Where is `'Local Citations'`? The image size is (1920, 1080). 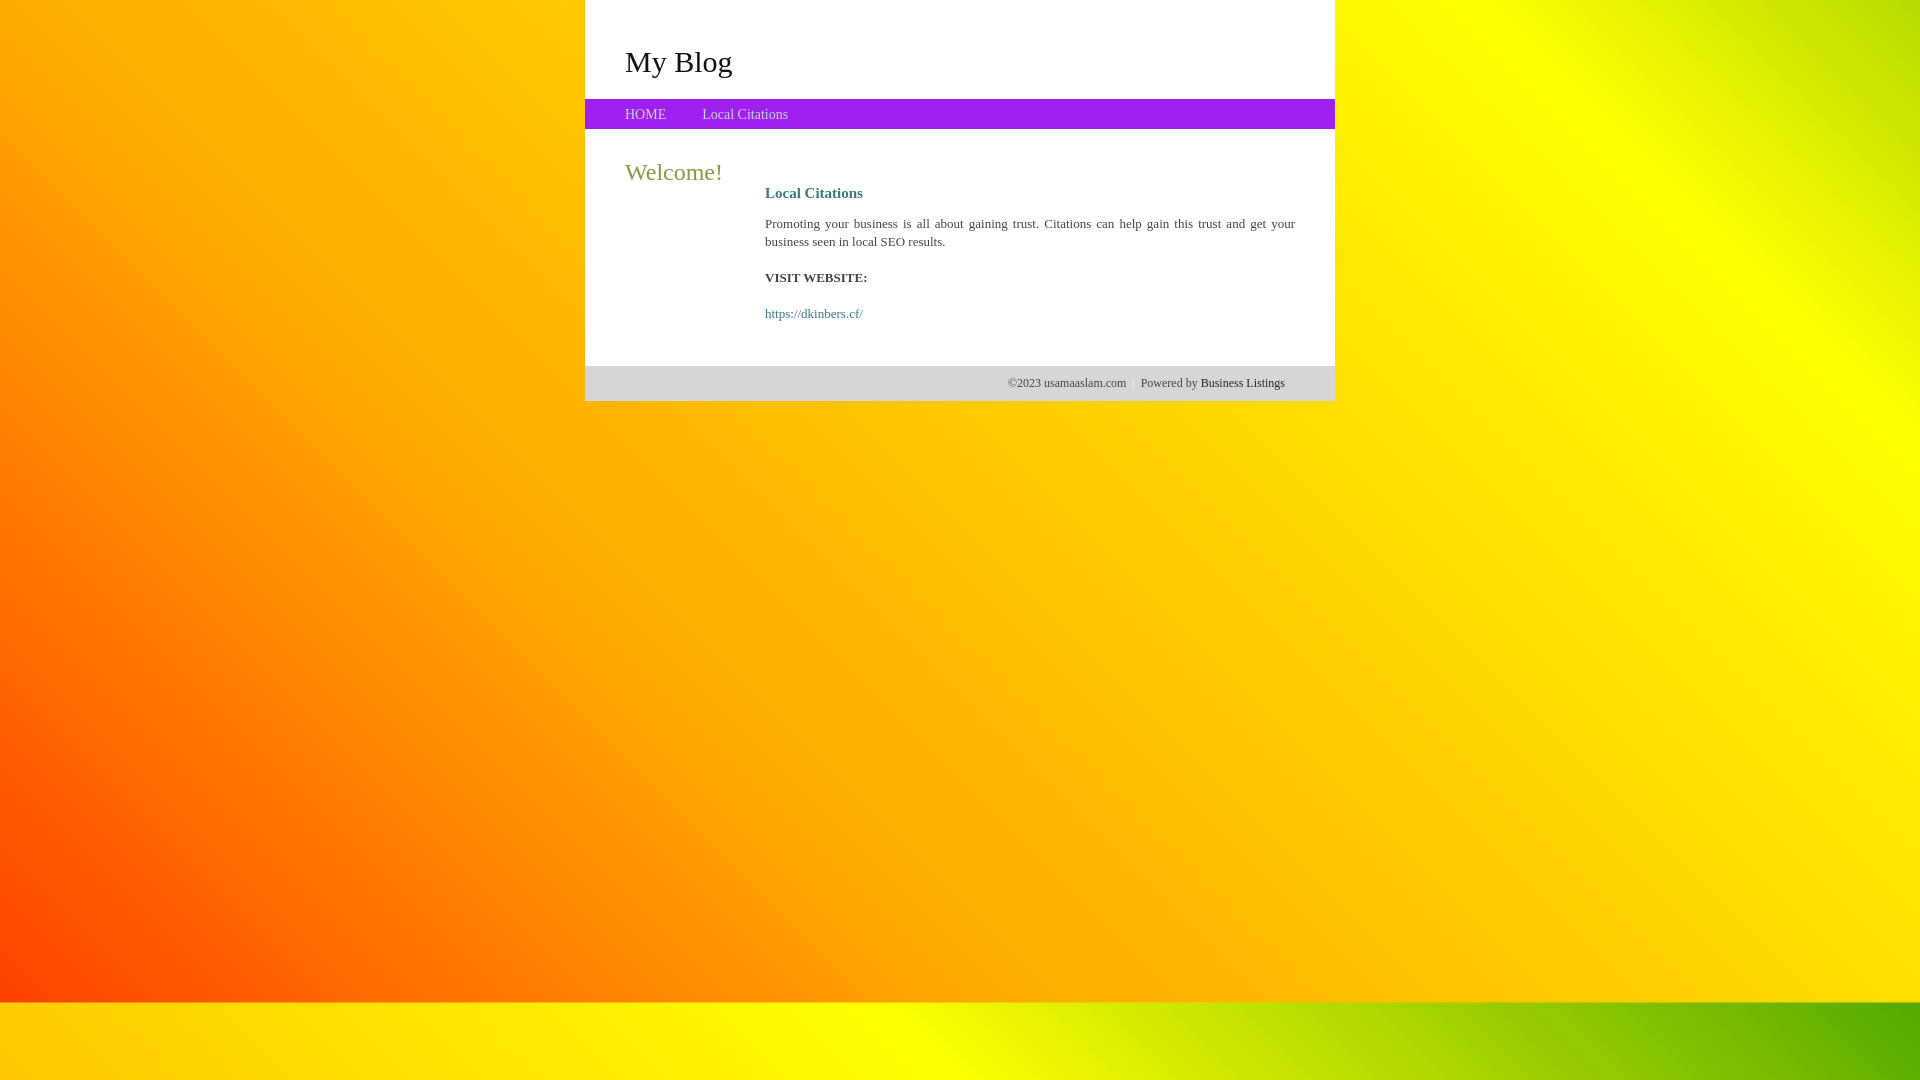
'Local Citations' is located at coordinates (743, 114).